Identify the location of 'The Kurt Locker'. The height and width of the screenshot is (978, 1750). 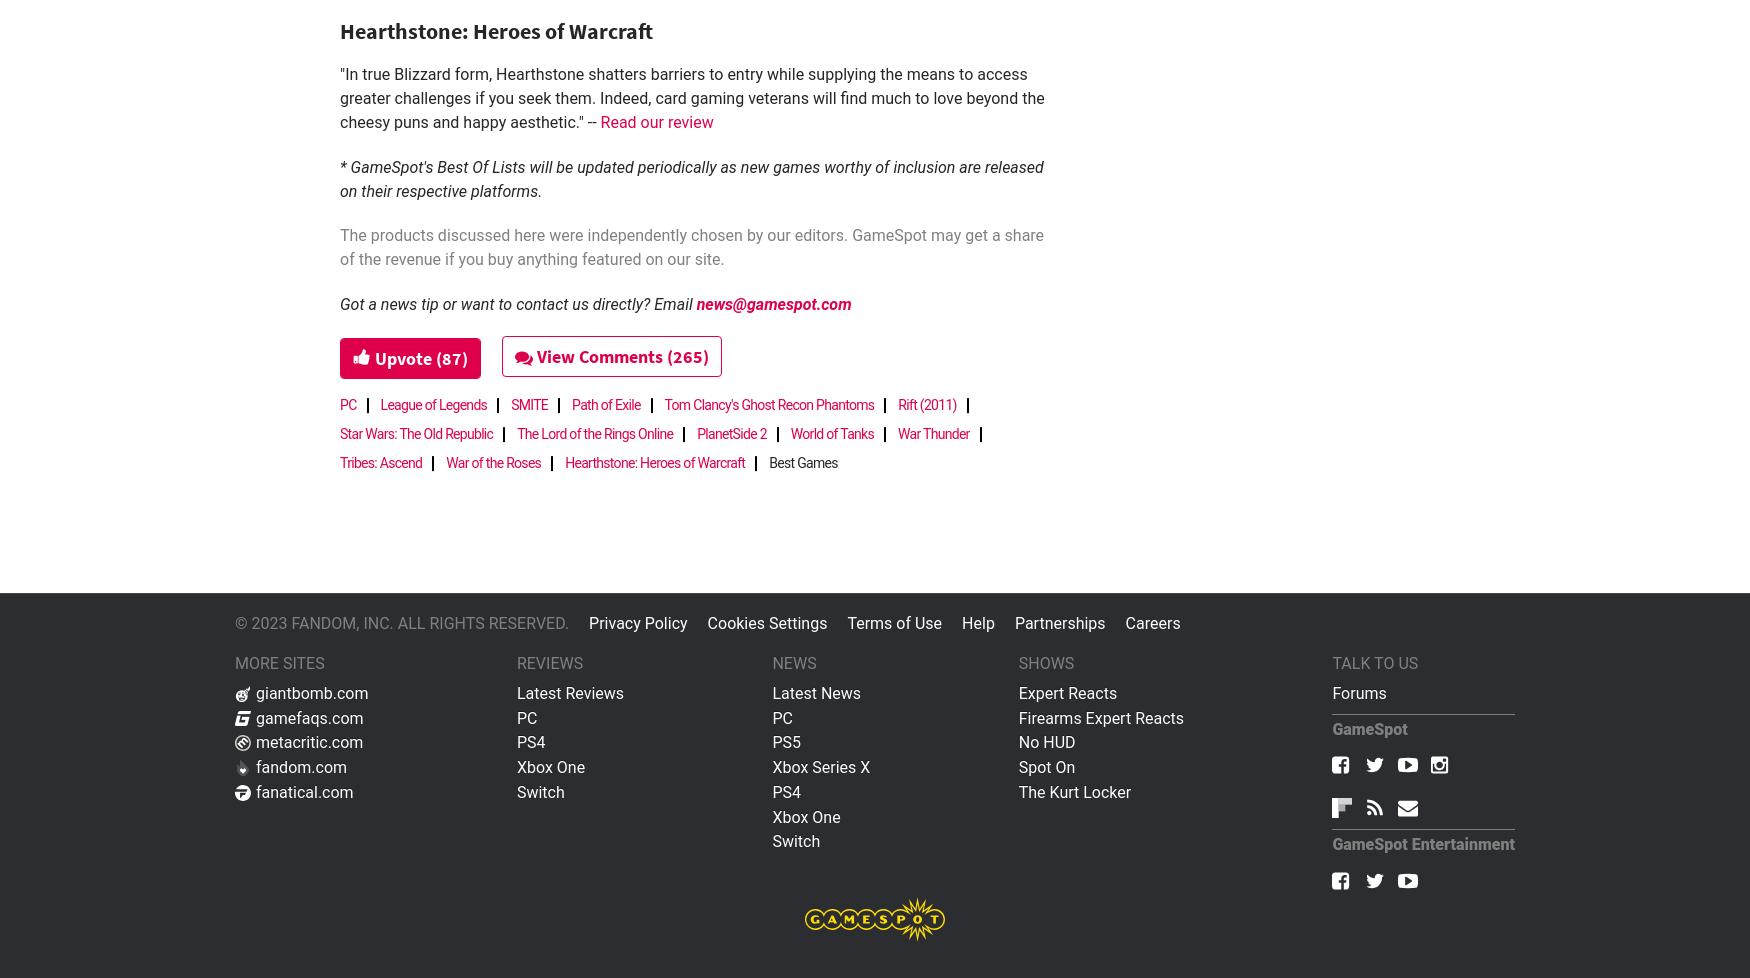
(1074, 790).